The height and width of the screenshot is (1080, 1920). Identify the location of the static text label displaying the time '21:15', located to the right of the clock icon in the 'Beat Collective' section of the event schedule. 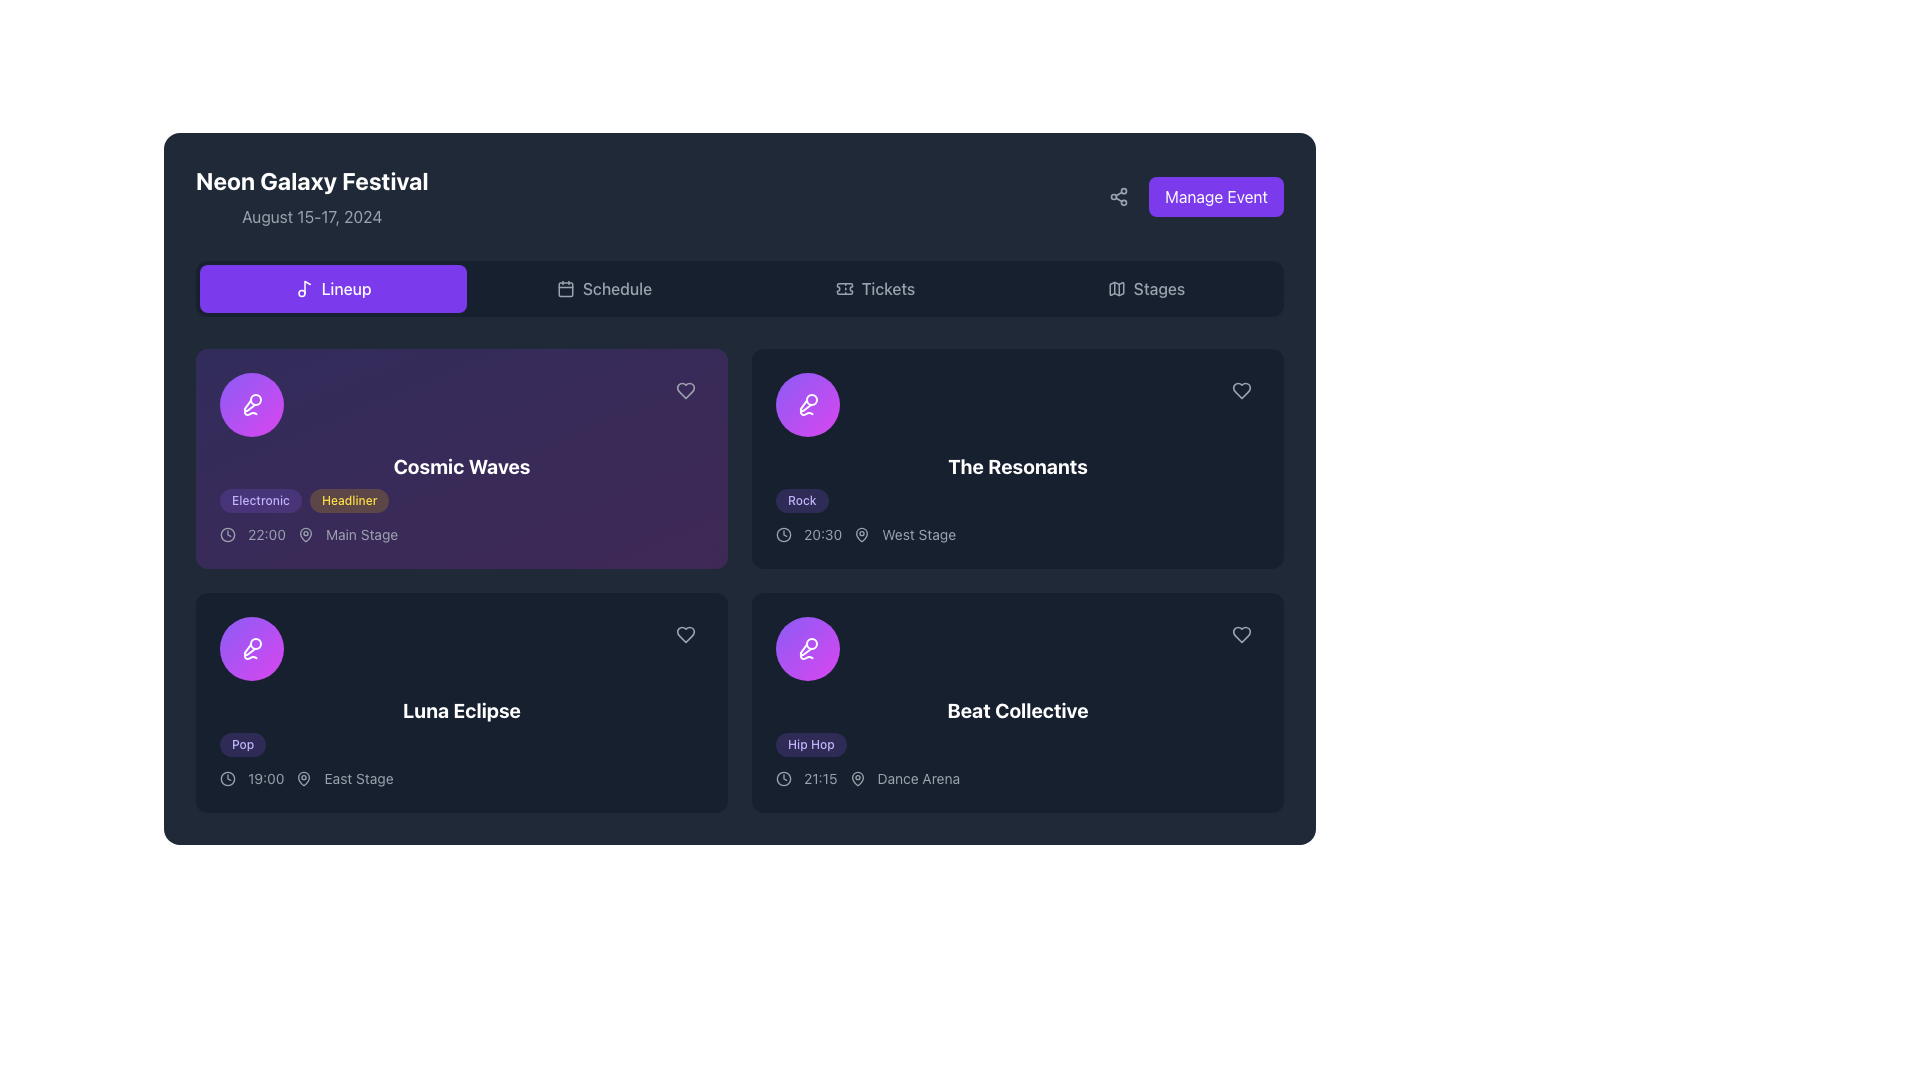
(820, 778).